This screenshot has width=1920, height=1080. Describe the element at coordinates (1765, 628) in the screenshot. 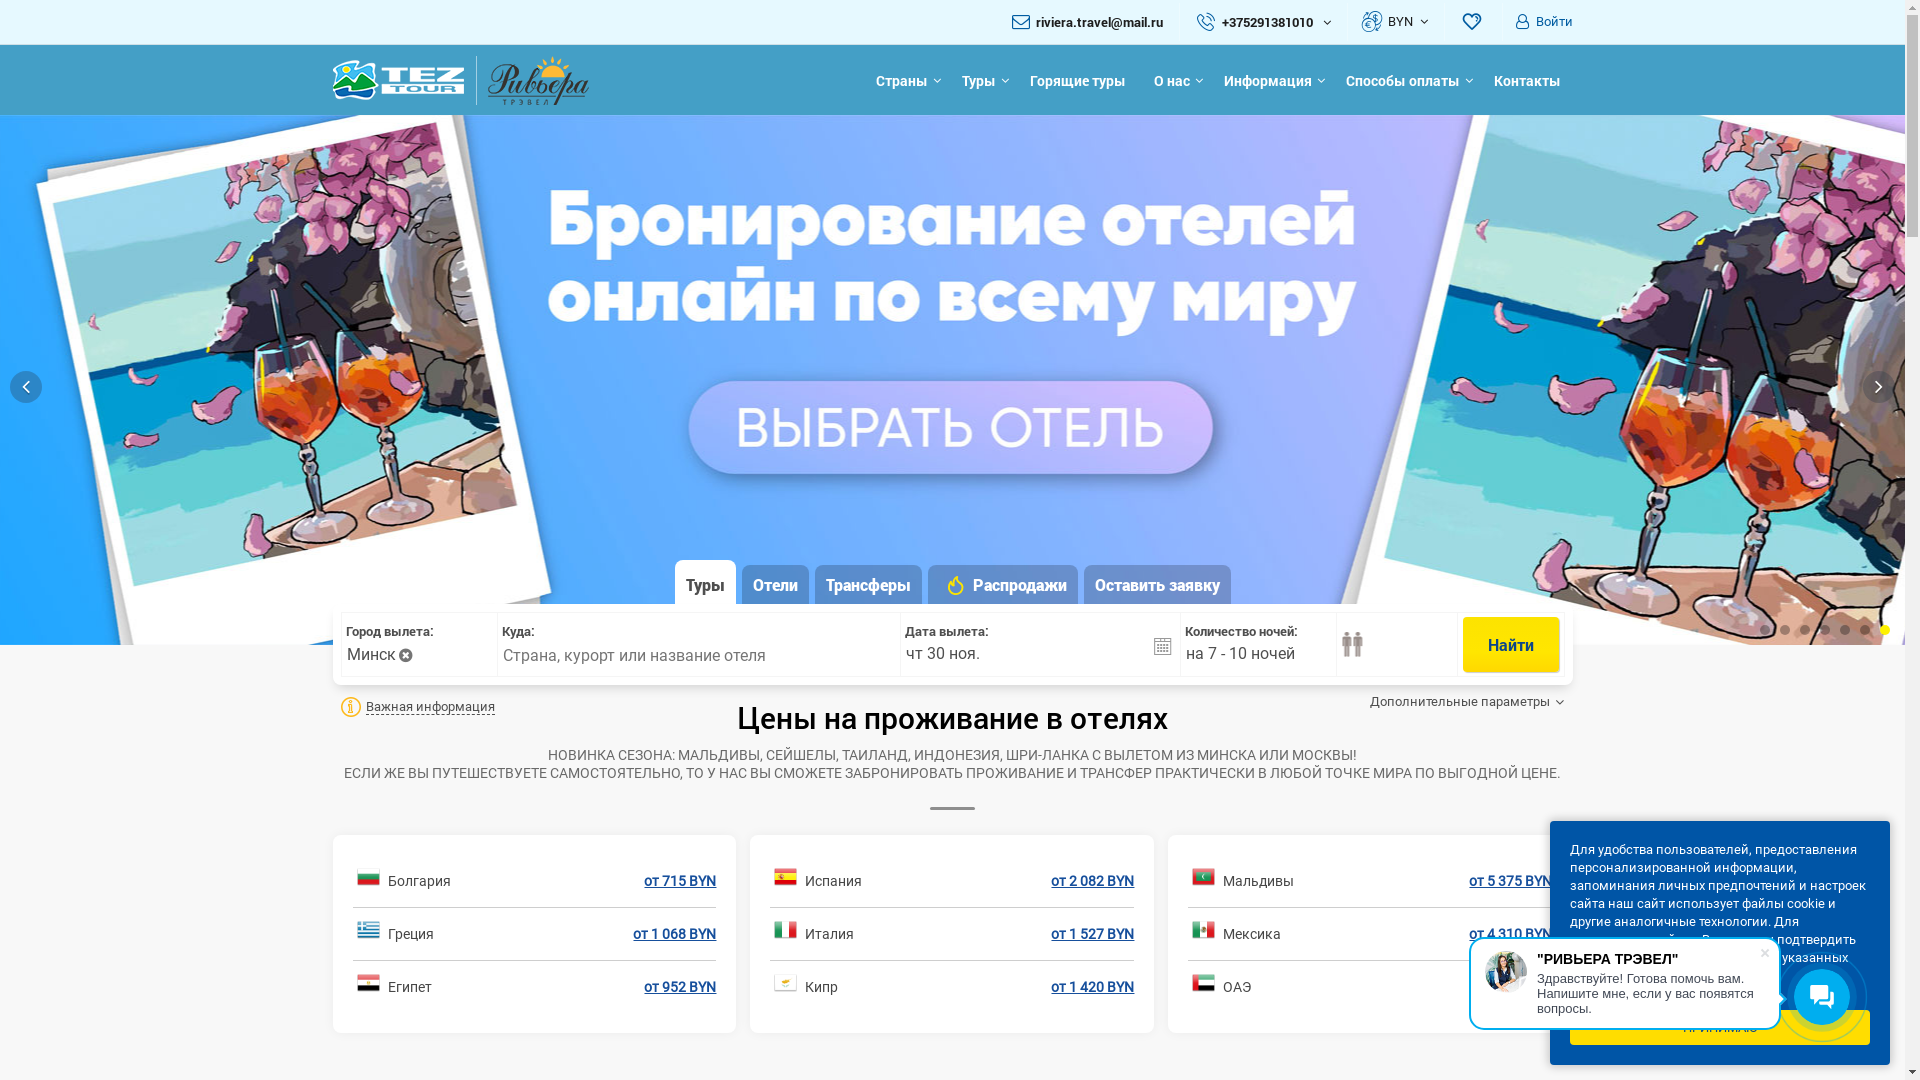

I see `'1'` at that location.